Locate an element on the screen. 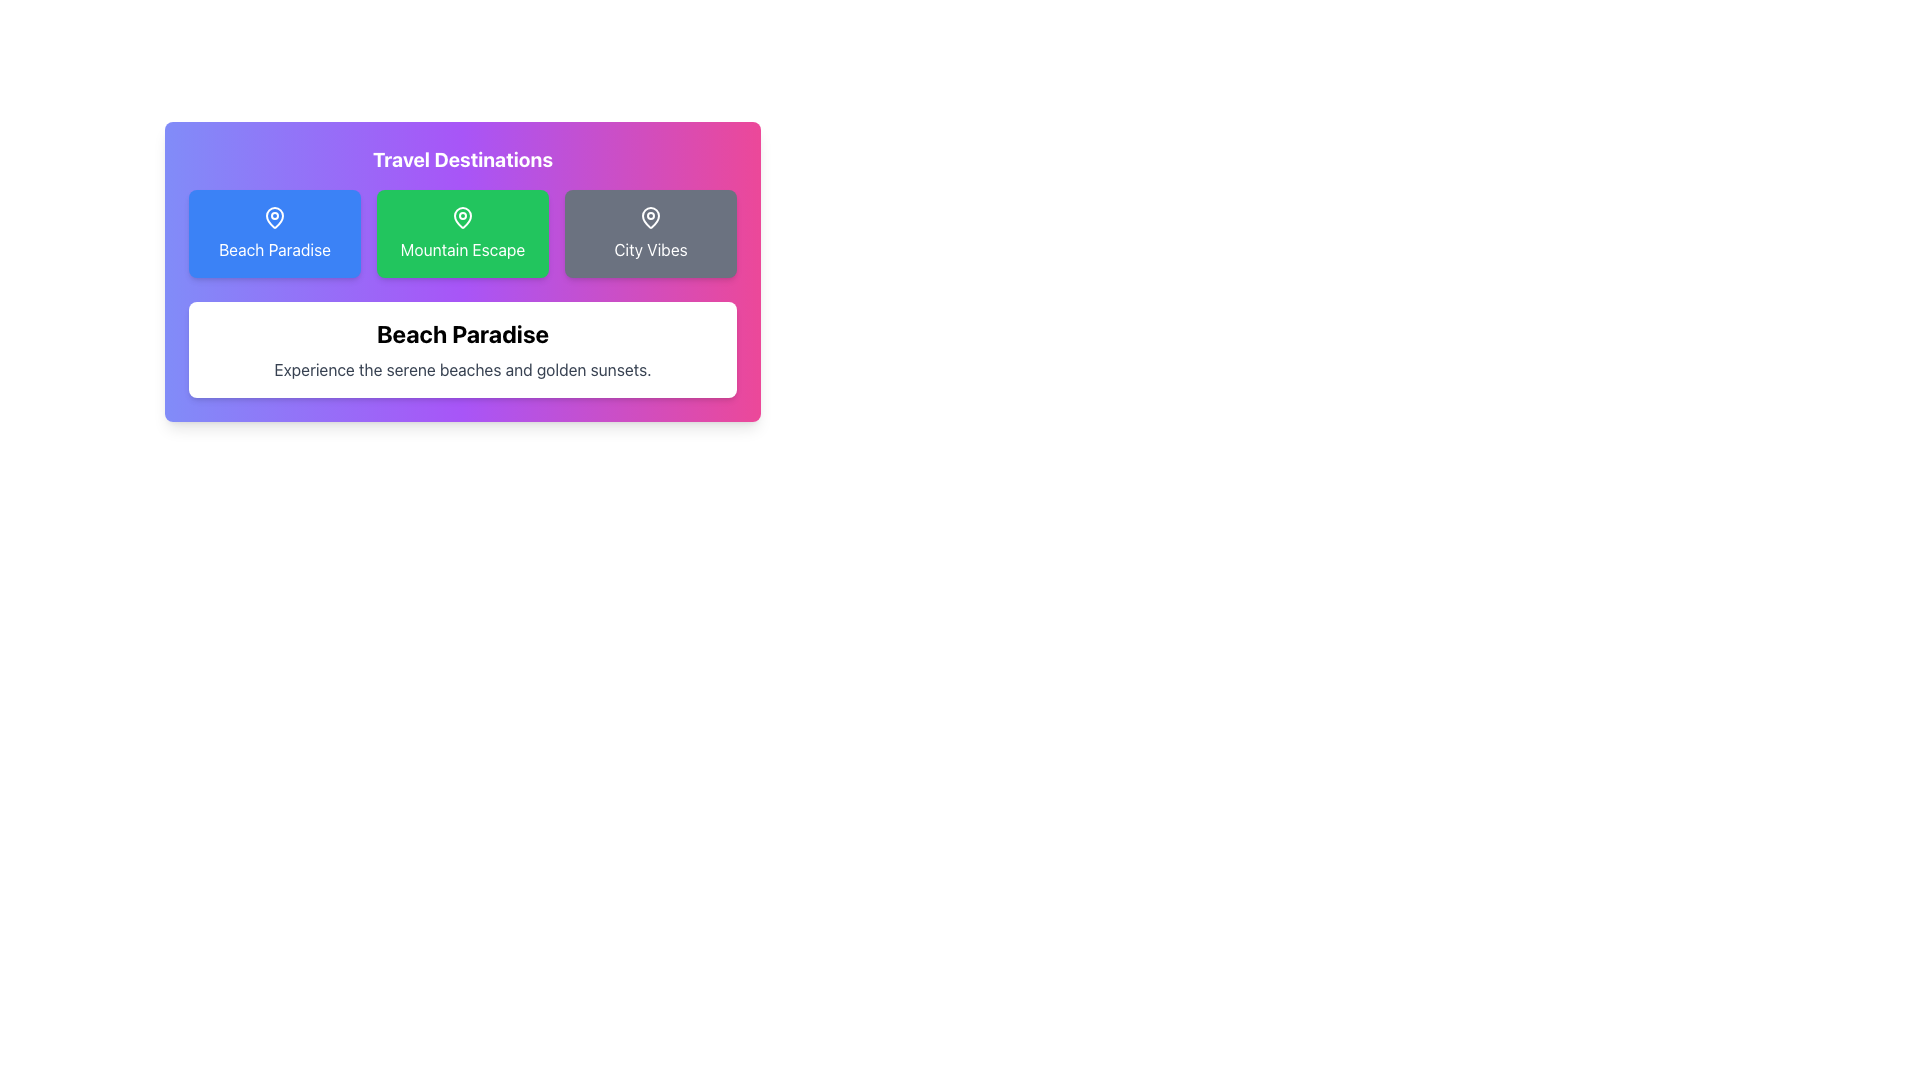 Image resolution: width=1920 pixels, height=1080 pixels. the vector graphic icon resembling a map pin, which is centrally located within the green card titled 'Mountain Escape', positioned directly above the text label is located at coordinates (461, 216).